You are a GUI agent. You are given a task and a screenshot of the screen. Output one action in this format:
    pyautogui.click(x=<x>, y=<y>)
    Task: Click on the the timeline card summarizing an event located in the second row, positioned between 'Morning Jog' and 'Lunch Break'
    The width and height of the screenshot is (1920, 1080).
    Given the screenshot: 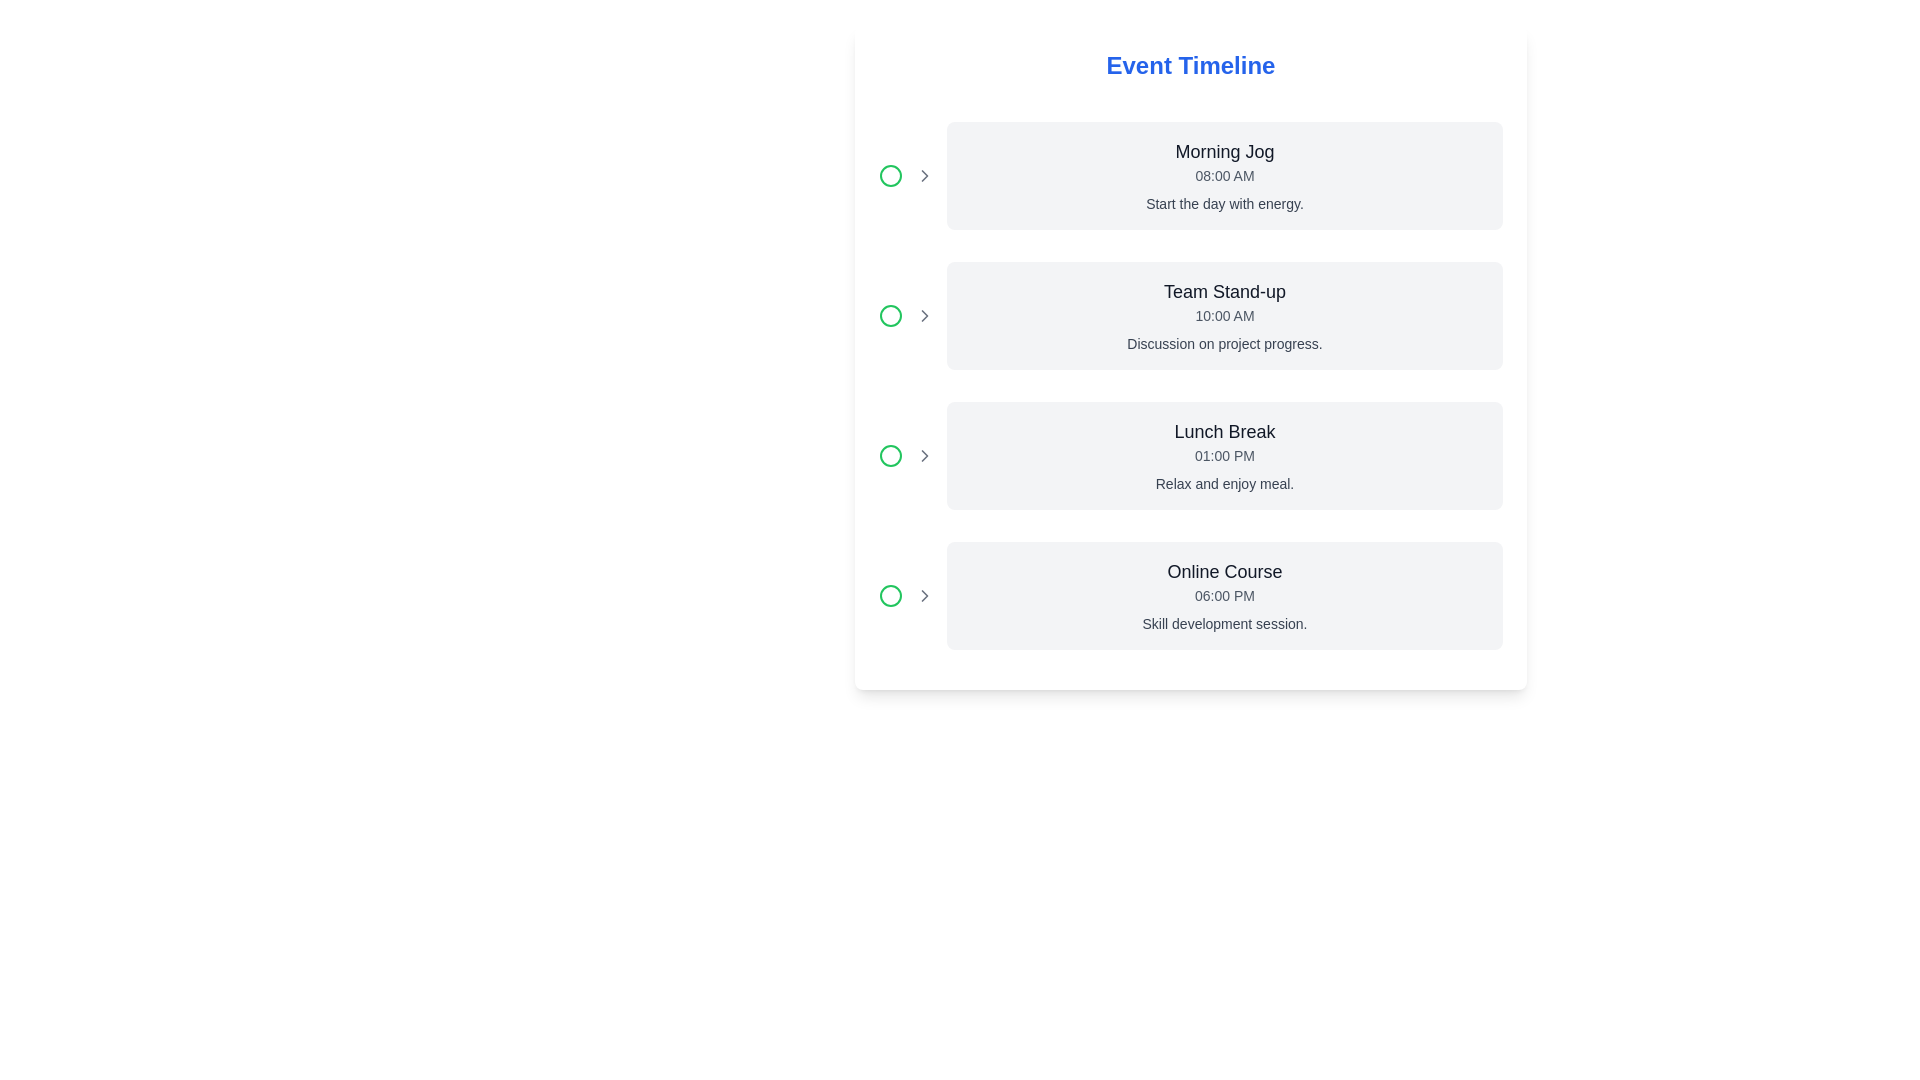 What is the action you would take?
    pyautogui.click(x=1223, y=315)
    